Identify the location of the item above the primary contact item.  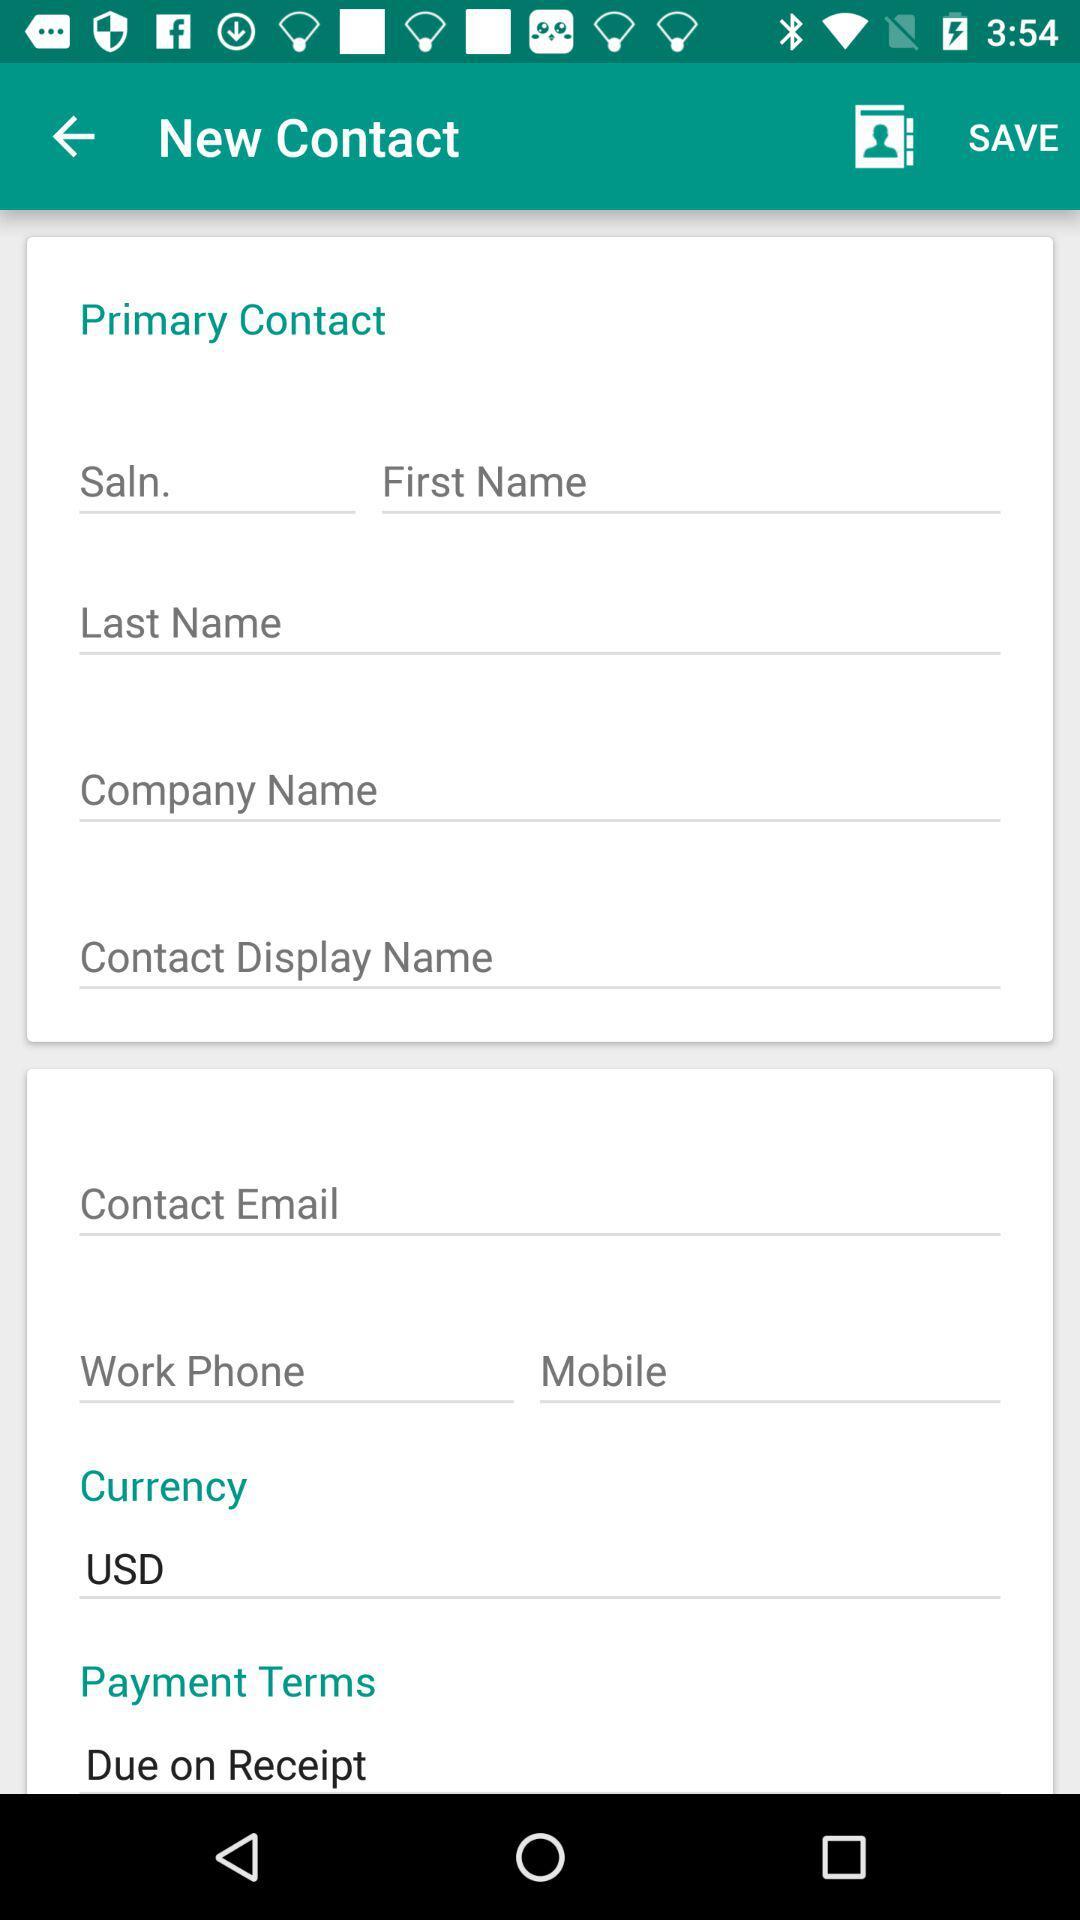
(72, 135).